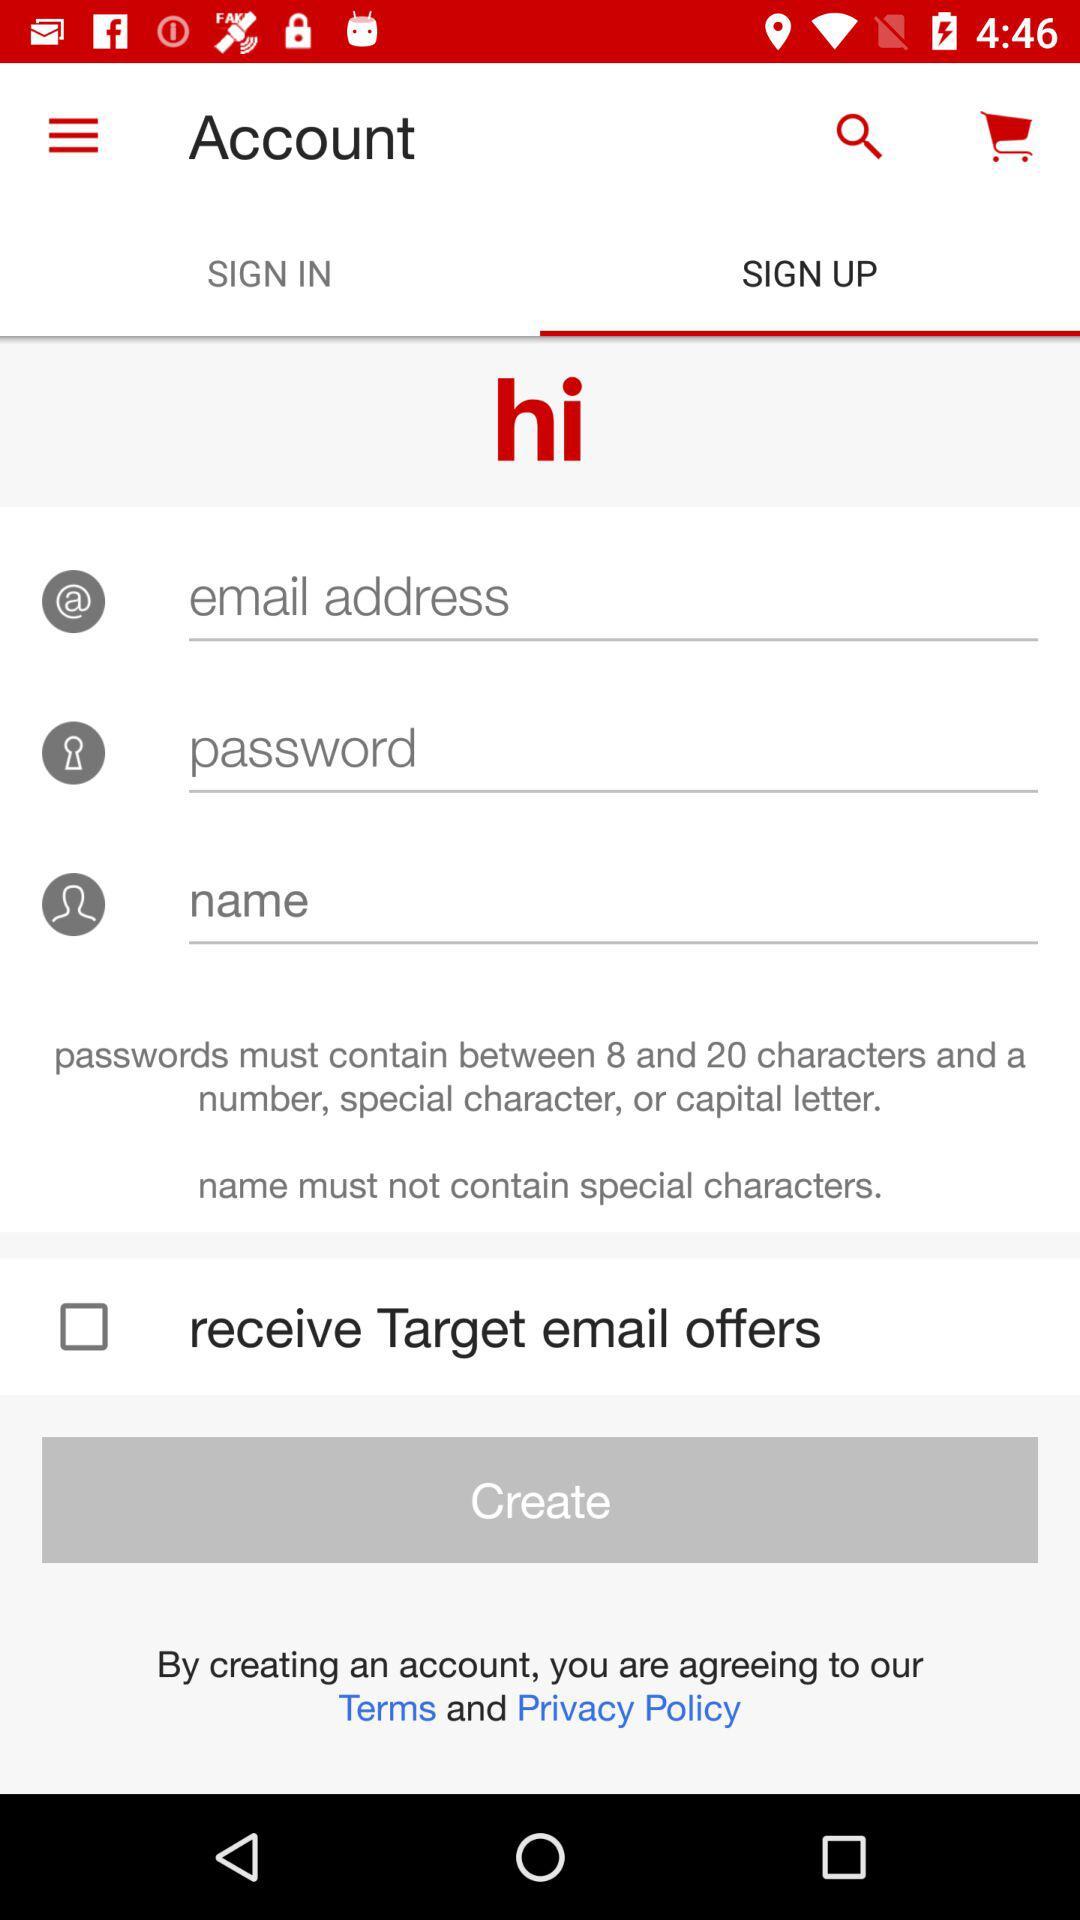 This screenshot has height=1920, width=1080. I want to click on the by creating an icon, so click(540, 1684).